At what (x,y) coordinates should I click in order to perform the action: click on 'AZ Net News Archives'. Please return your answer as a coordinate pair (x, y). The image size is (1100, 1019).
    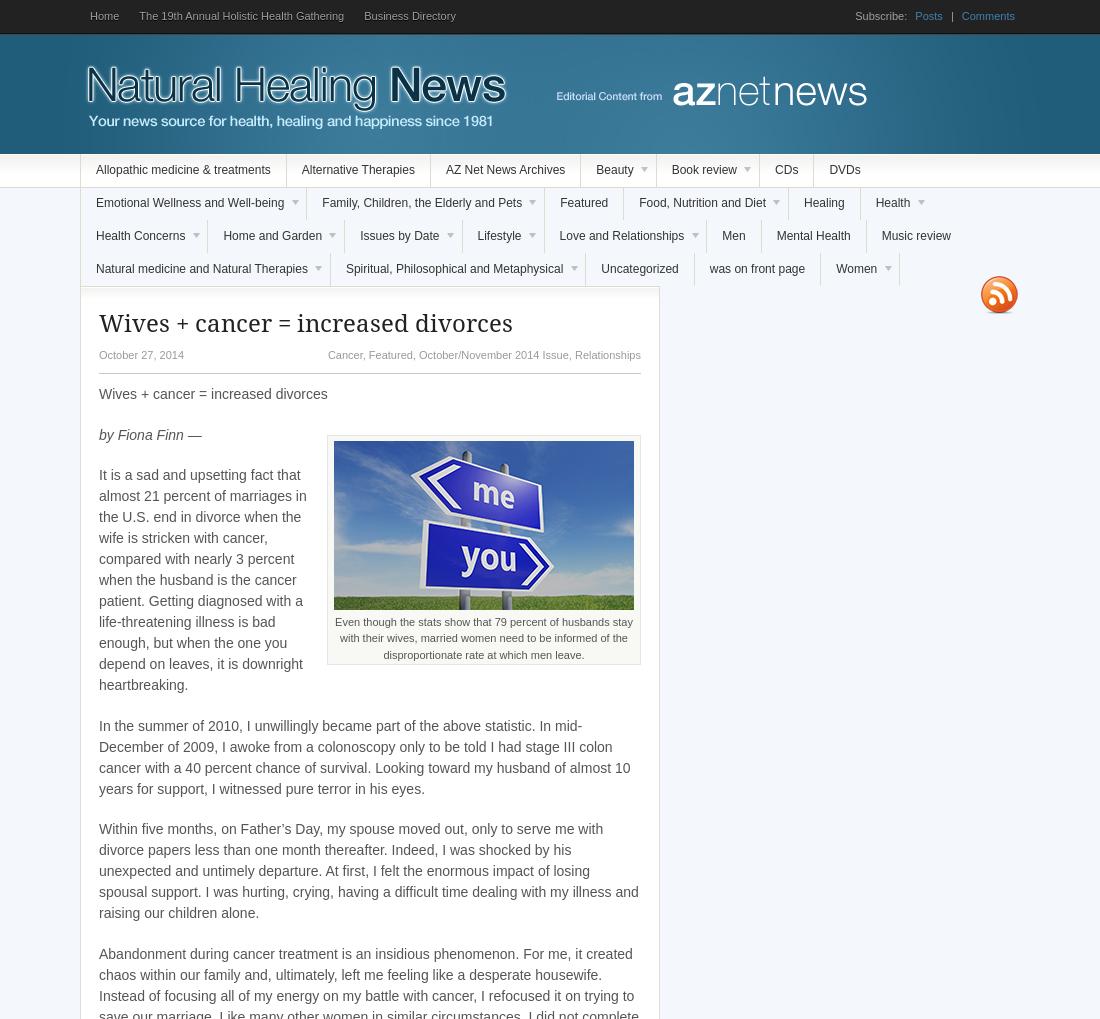
    Looking at the image, I should click on (505, 169).